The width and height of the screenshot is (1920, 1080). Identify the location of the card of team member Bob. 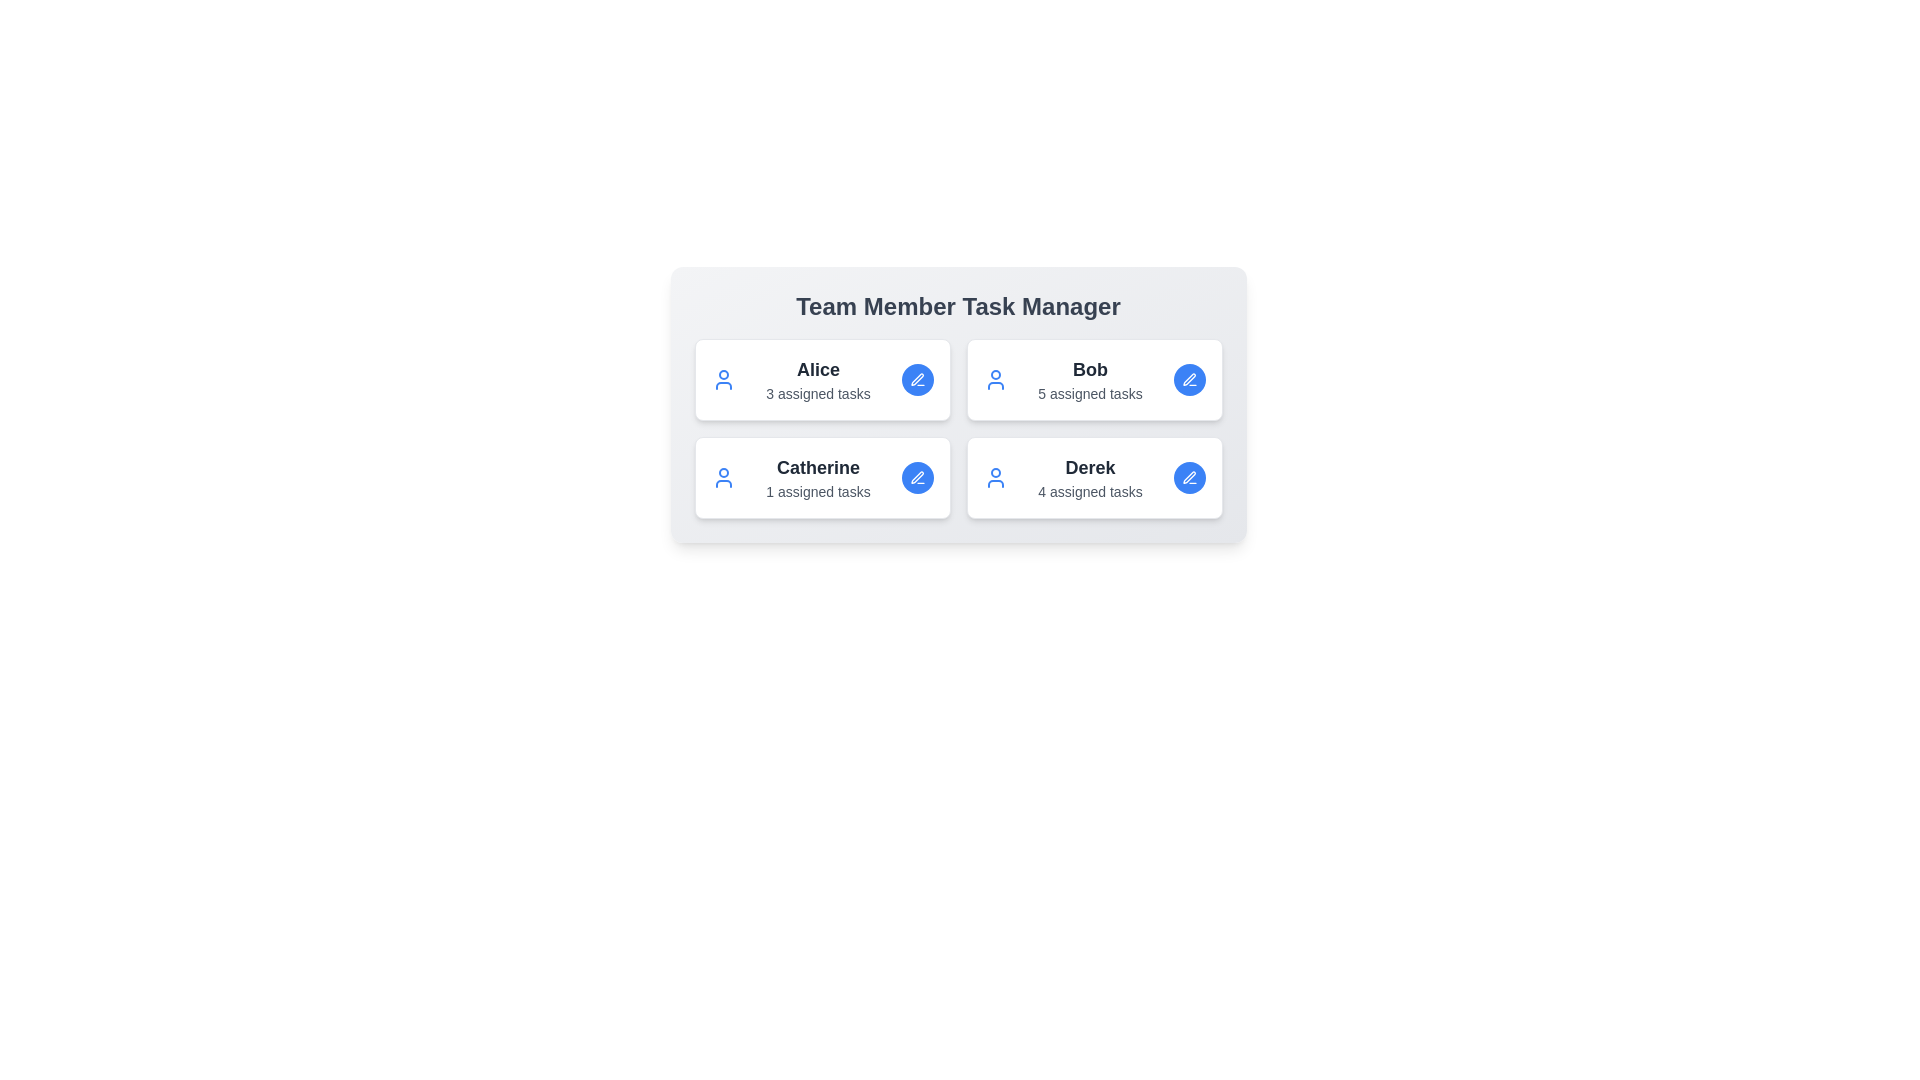
(1093, 380).